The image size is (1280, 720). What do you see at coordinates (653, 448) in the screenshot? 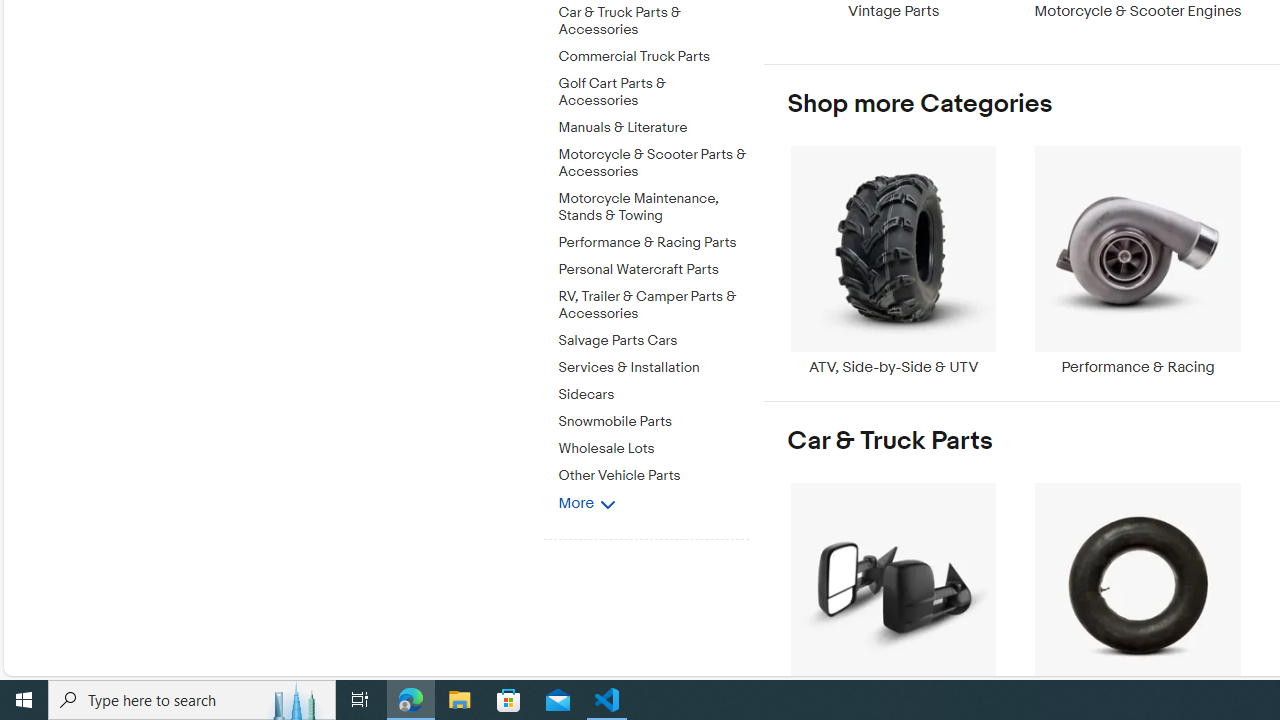
I see `'Wholesale Lots'` at bounding box center [653, 448].